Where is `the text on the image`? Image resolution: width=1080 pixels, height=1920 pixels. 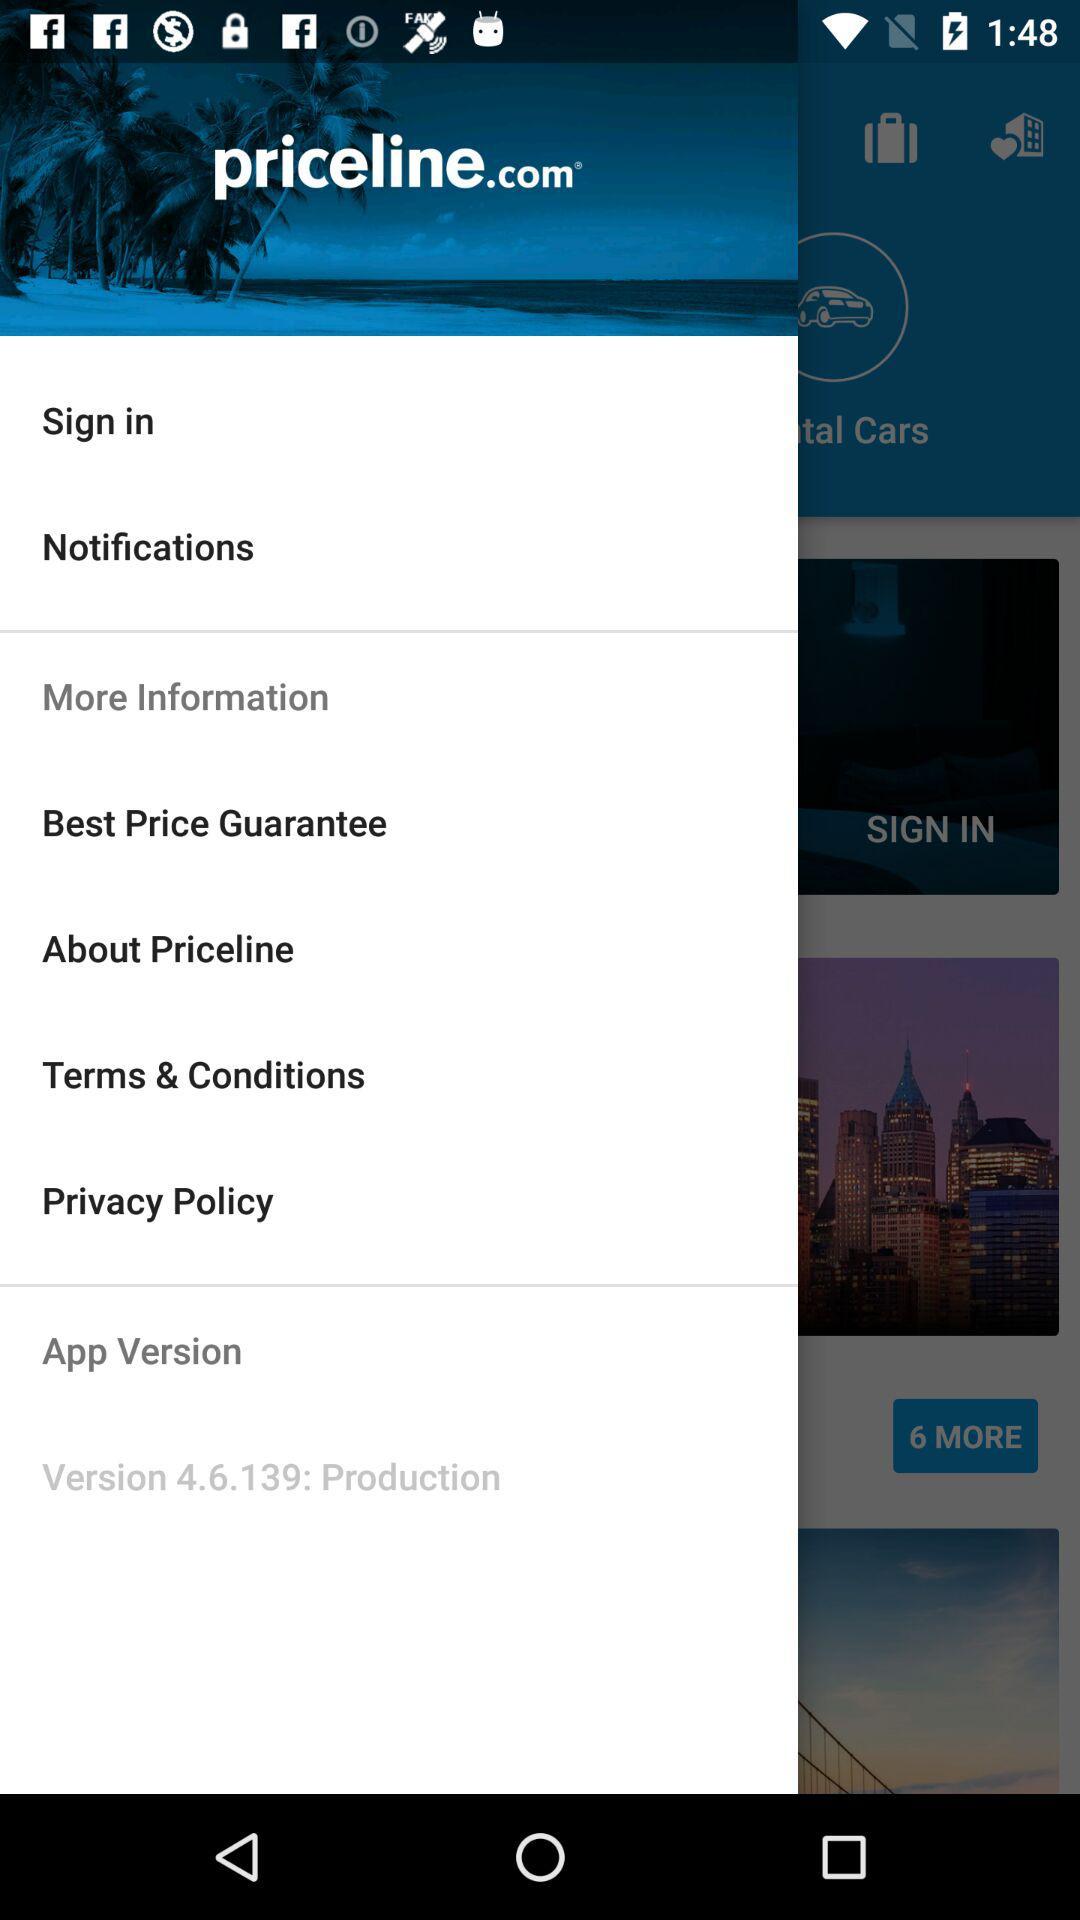 the text on the image is located at coordinates (398, 168).